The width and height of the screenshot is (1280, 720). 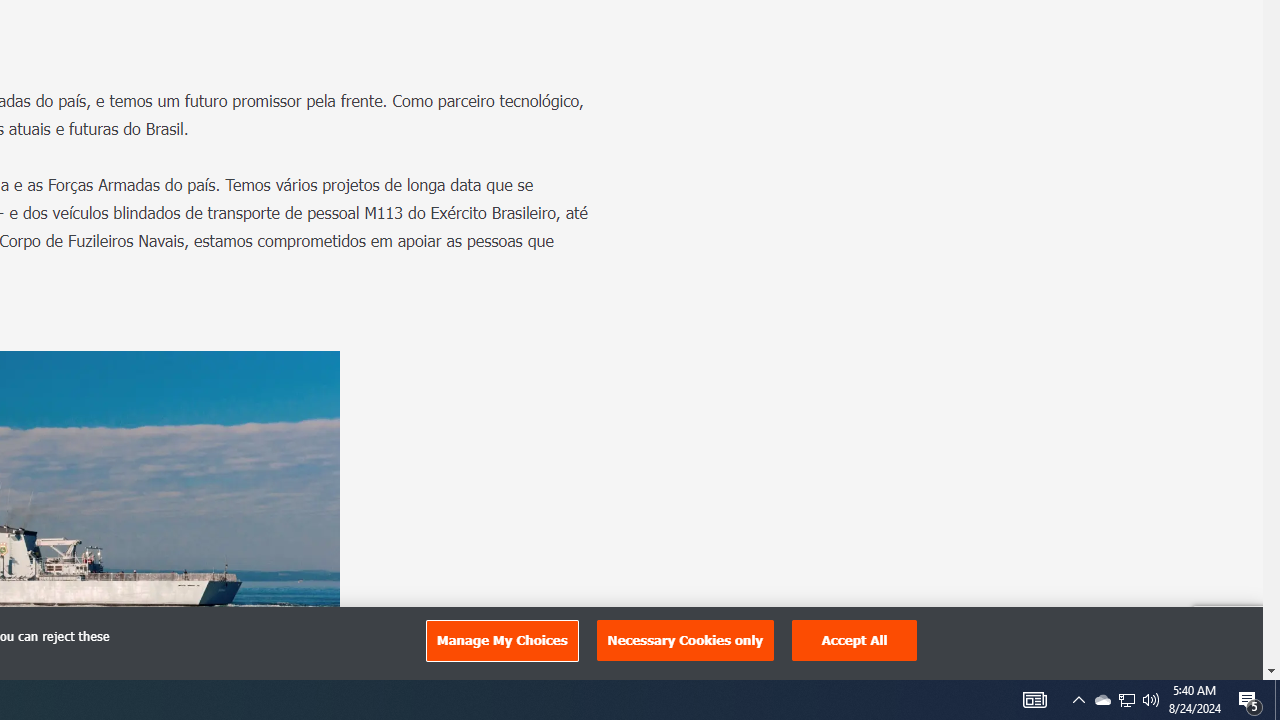 What do you see at coordinates (855, 640) in the screenshot?
I see `'Accept All'` at bounding box center [855, 640].